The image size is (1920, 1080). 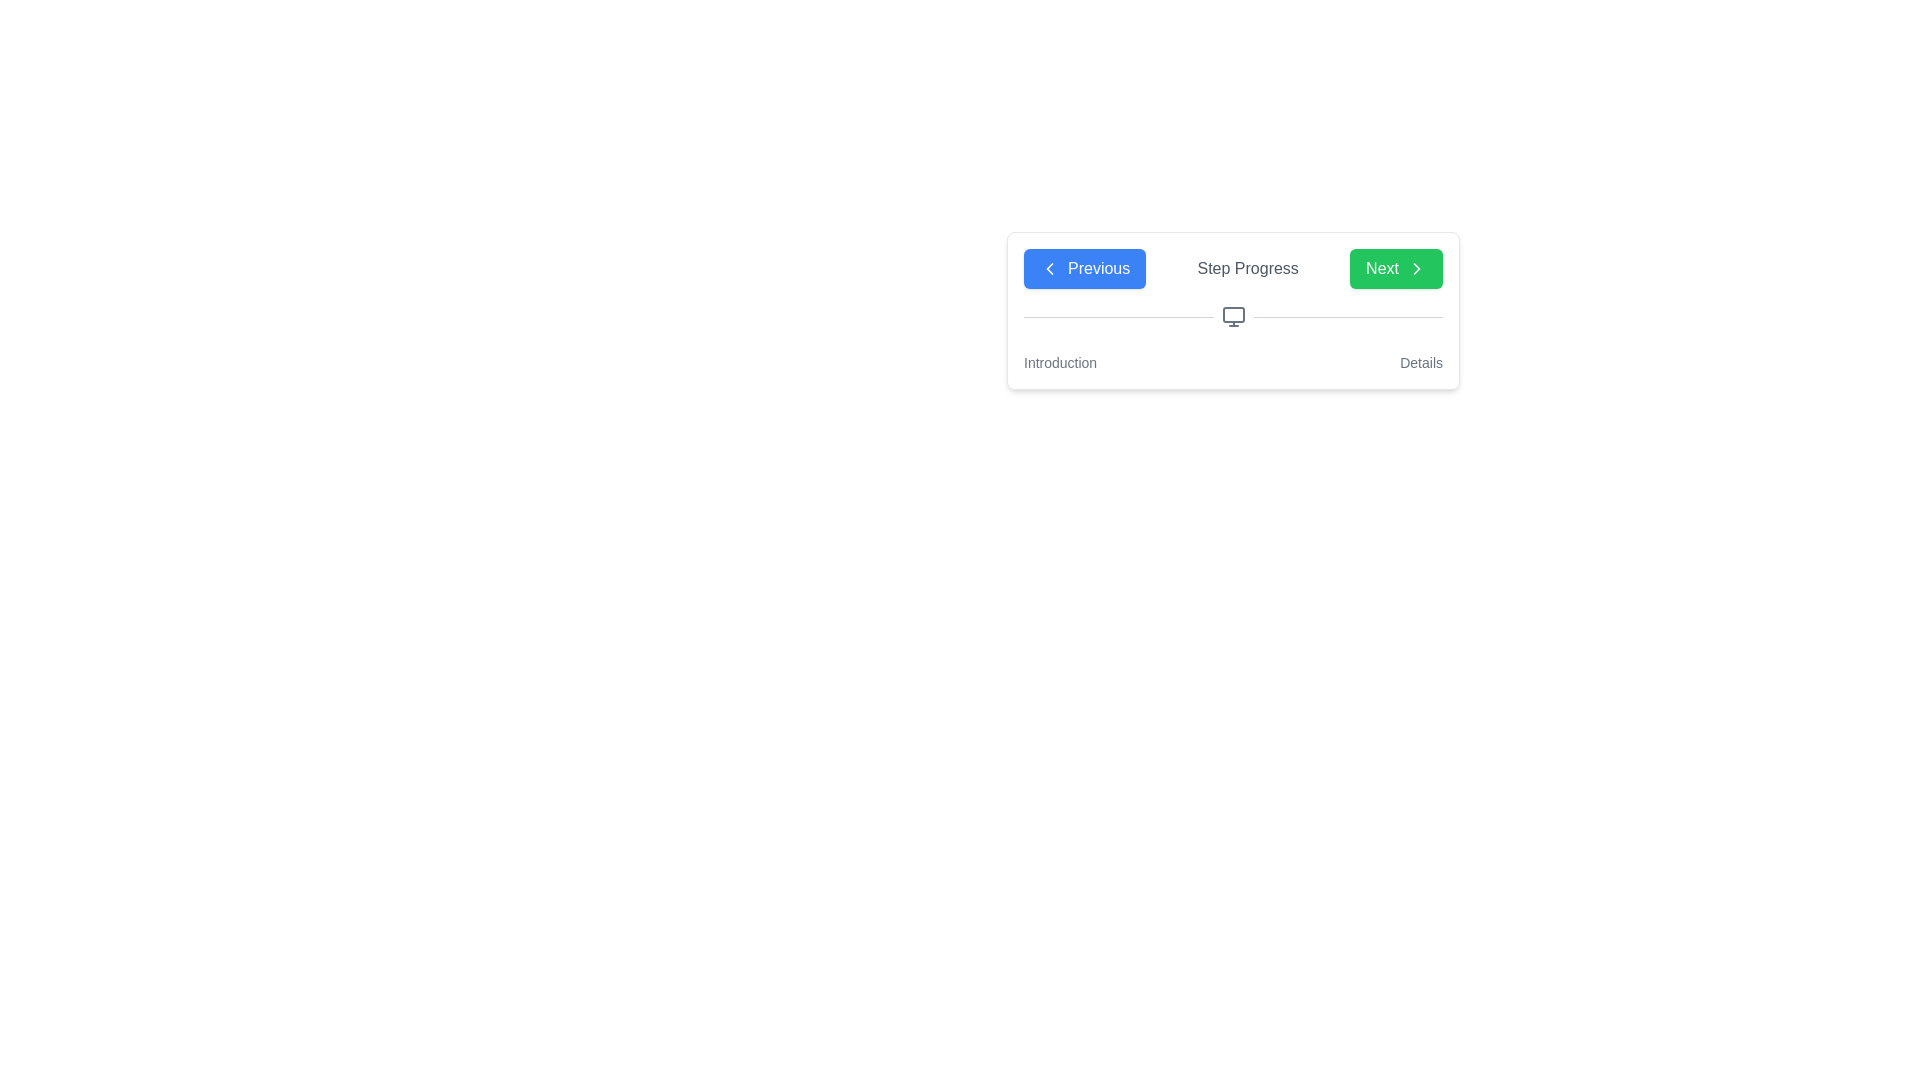 What do you see at coordinates (1415, 268) in the screenshot?
I see `the 'Next' button icon, which indicates navigation to the next step, located in the upper-right section of the interface` at bounding box center [1415, 268].